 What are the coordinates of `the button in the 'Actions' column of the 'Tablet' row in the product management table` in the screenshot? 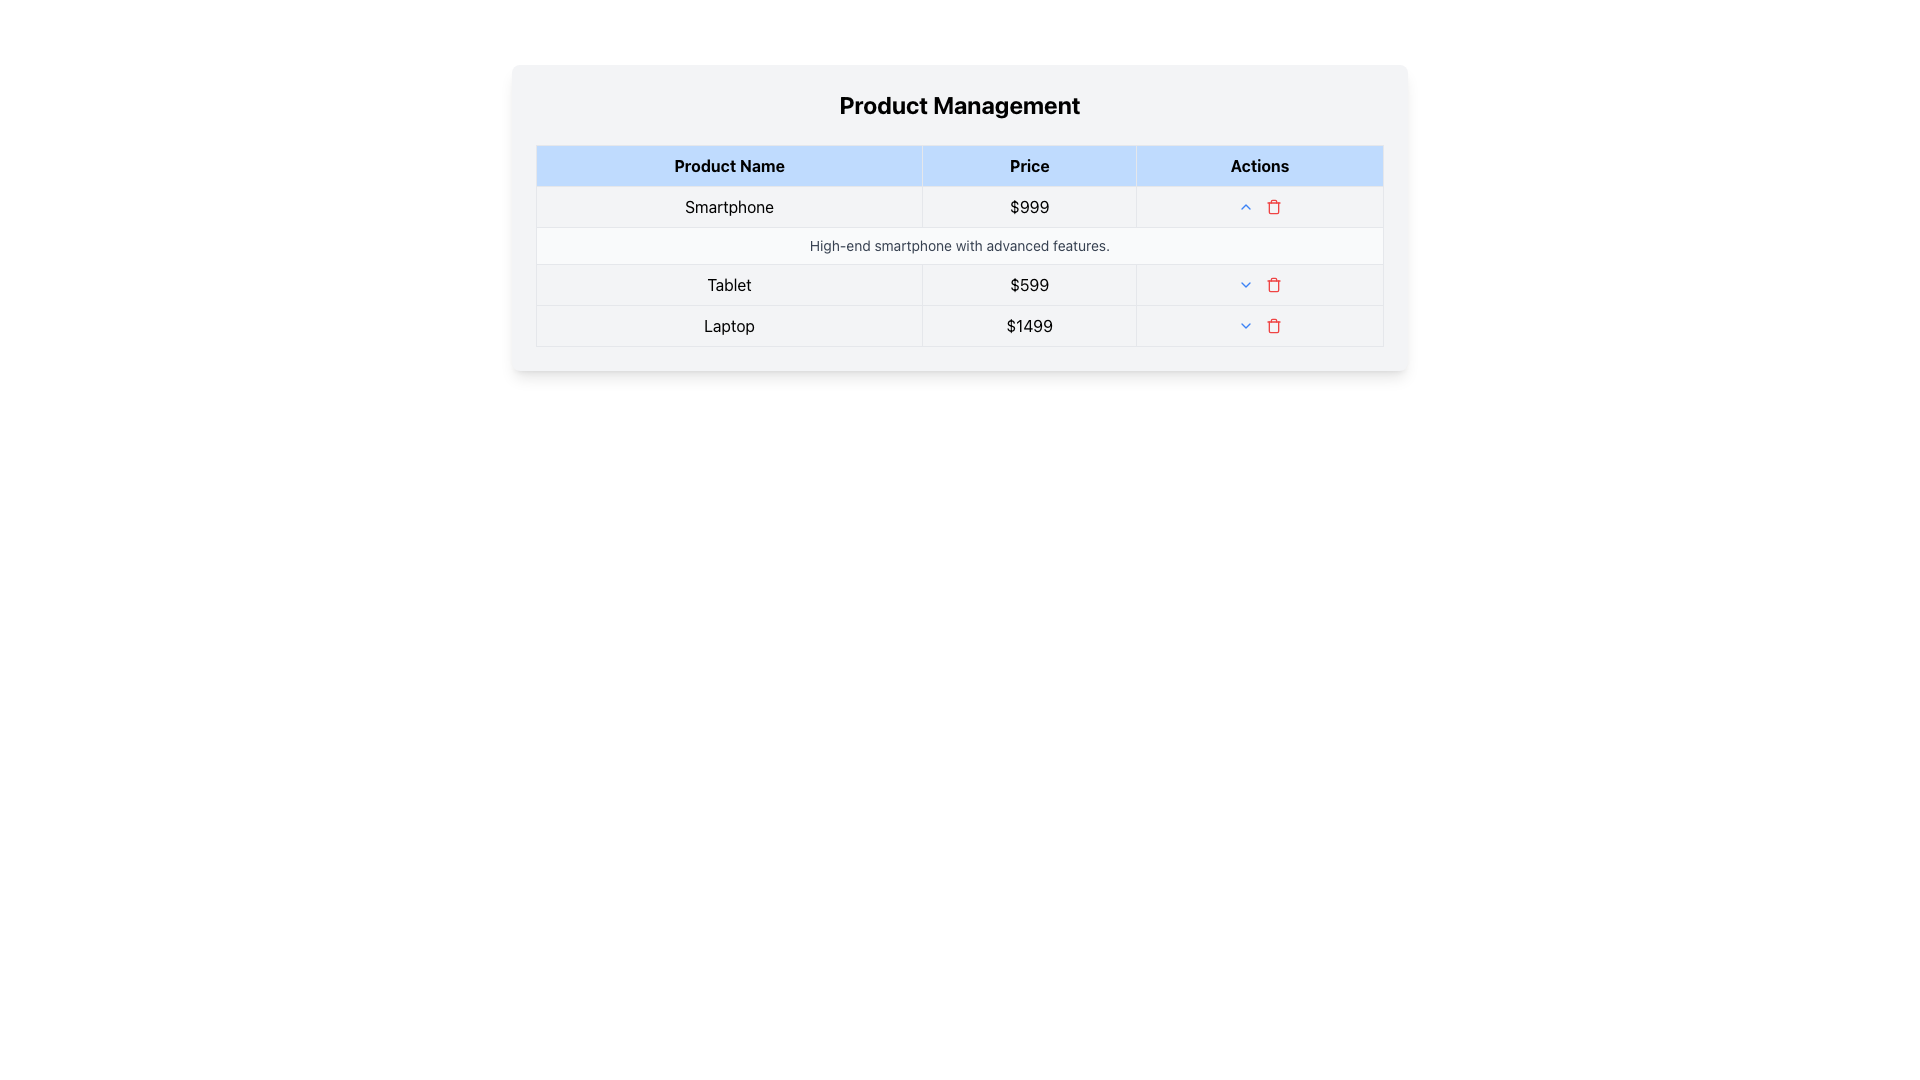 It's located at (1245, 325).